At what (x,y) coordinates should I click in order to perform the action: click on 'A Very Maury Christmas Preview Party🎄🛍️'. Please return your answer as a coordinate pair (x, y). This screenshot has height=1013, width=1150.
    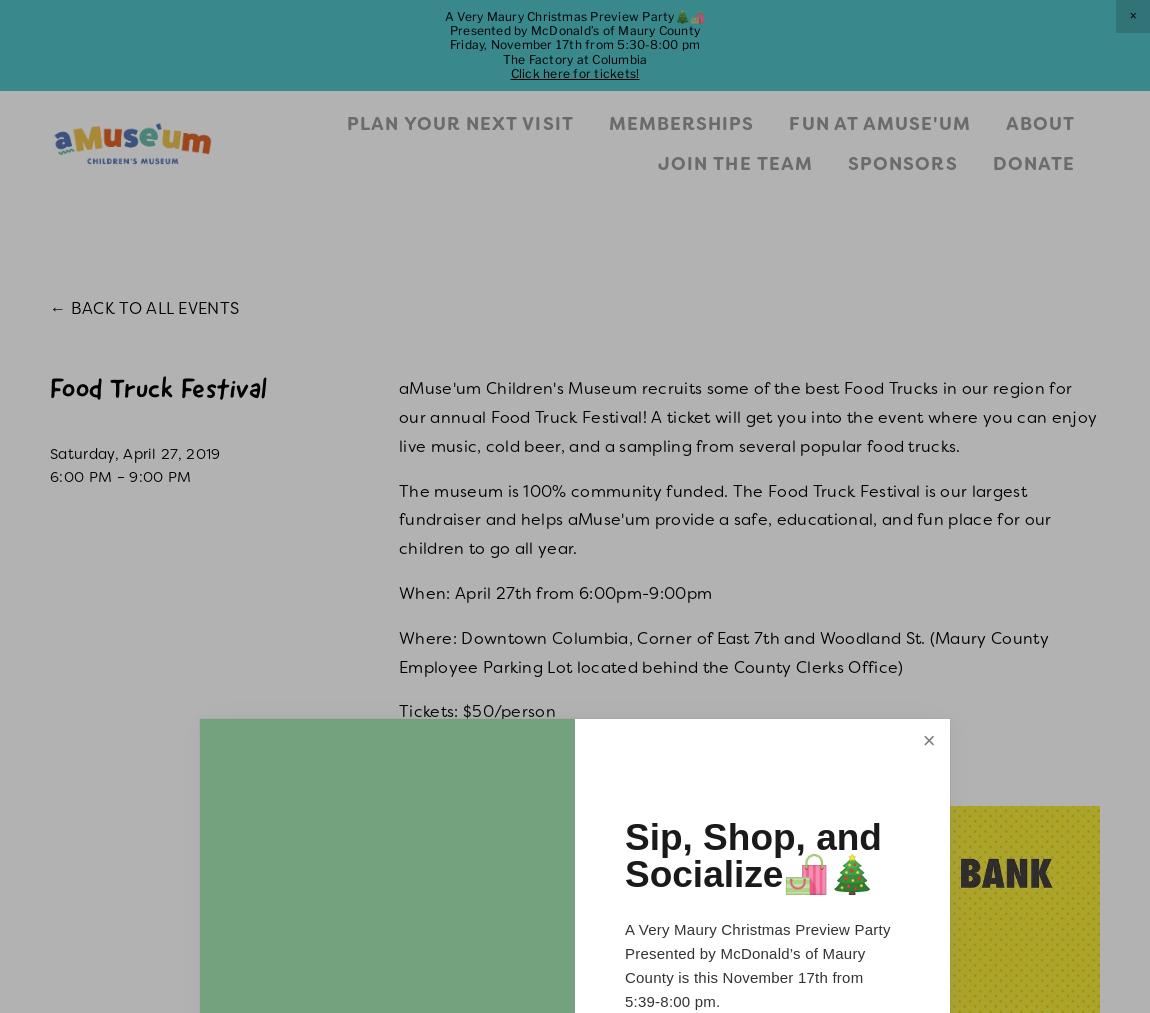
    Looking at the image, I should click on (444, 14).